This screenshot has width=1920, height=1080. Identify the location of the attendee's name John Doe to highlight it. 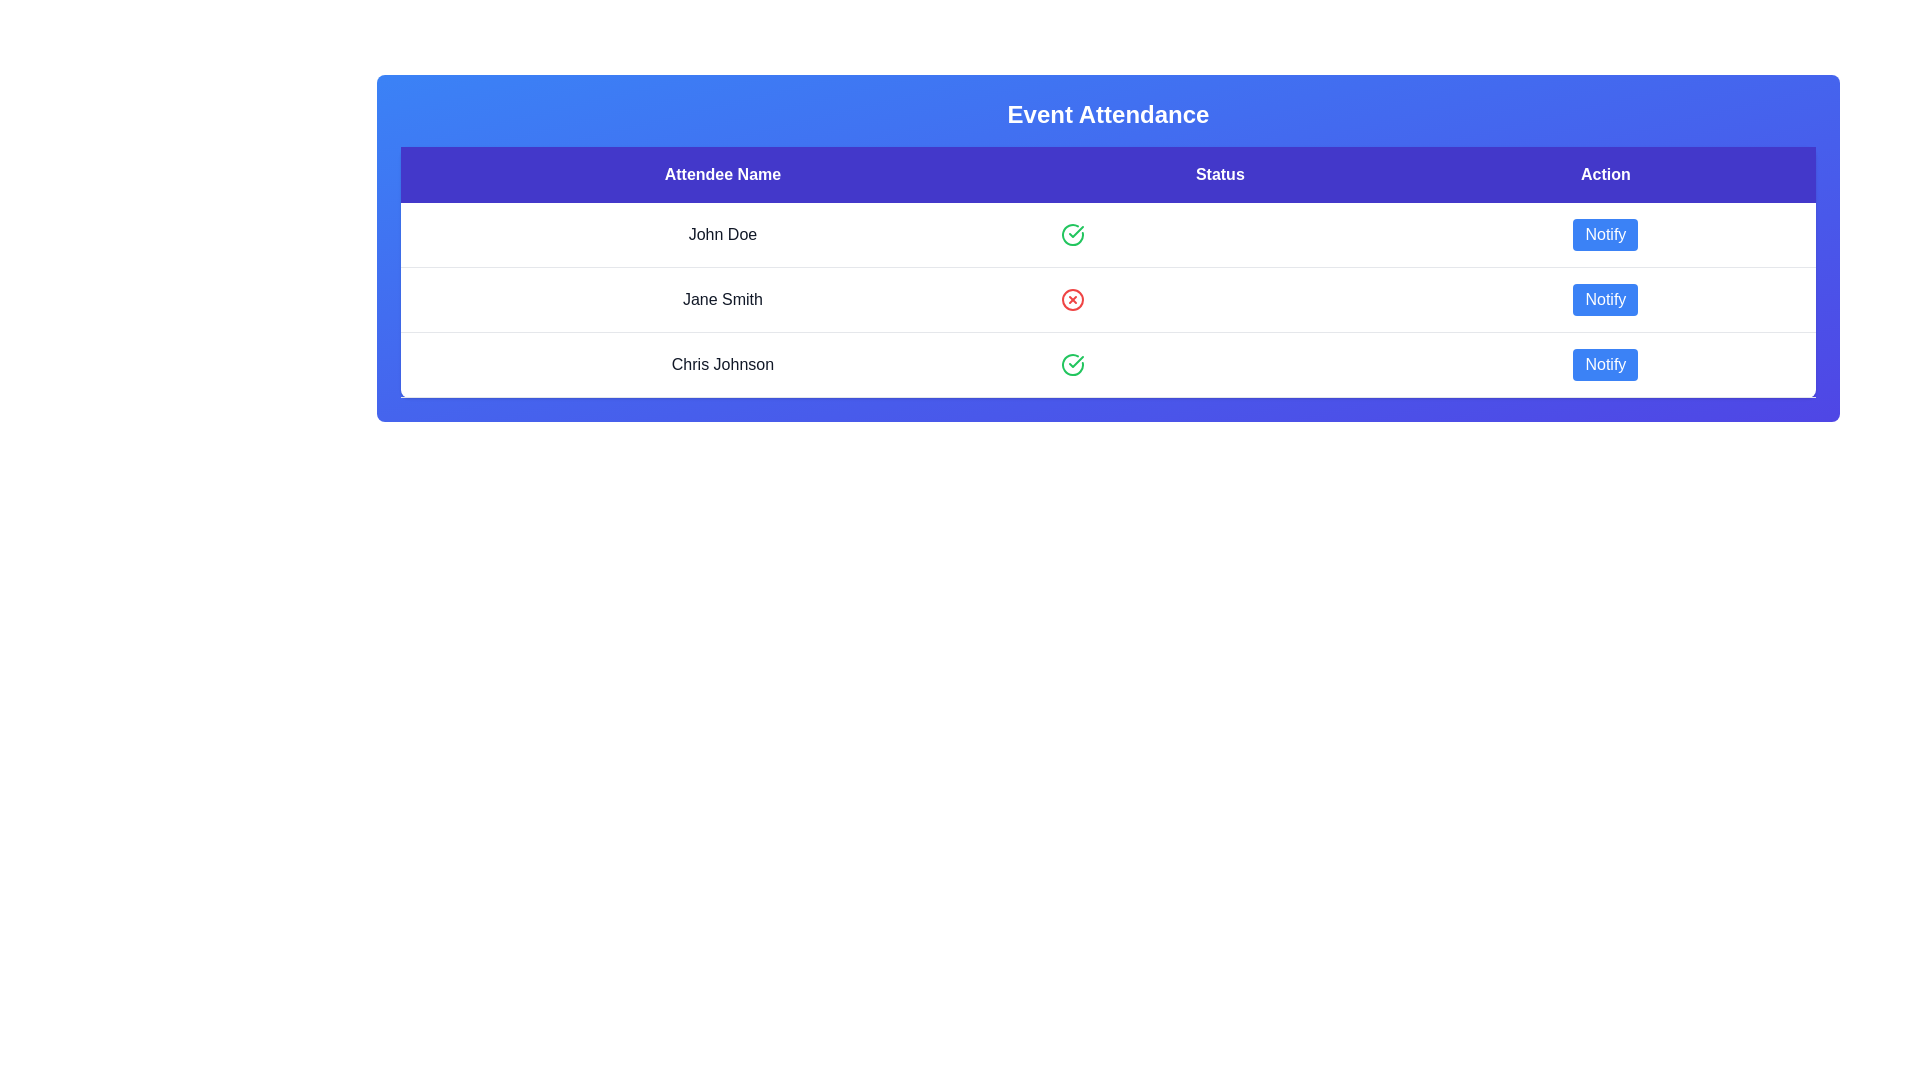
(721, 234).